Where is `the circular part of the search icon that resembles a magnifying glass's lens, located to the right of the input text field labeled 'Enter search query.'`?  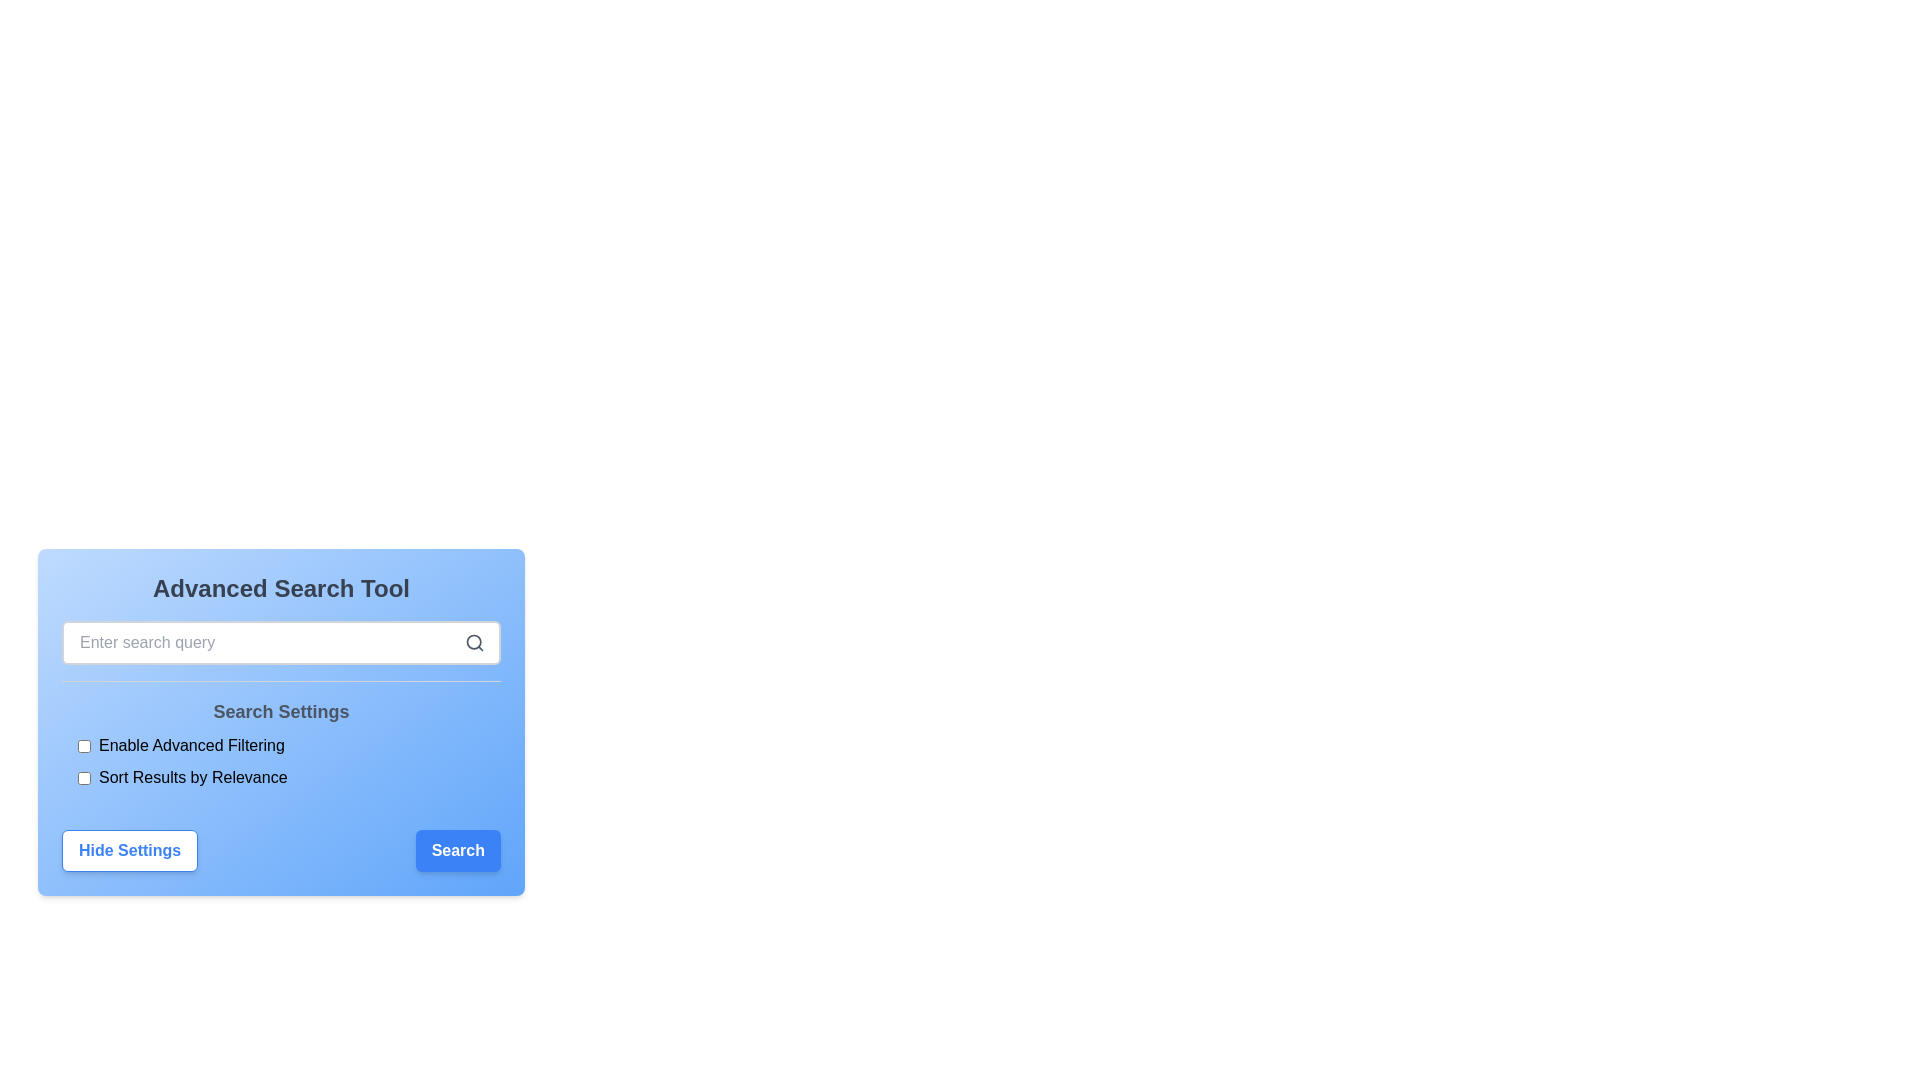 the circular part of the search icon that resembles a magnifying glass's lens, located to the right of the input text field labeled 'Enter search query.' is located at coordinates (473, 642).